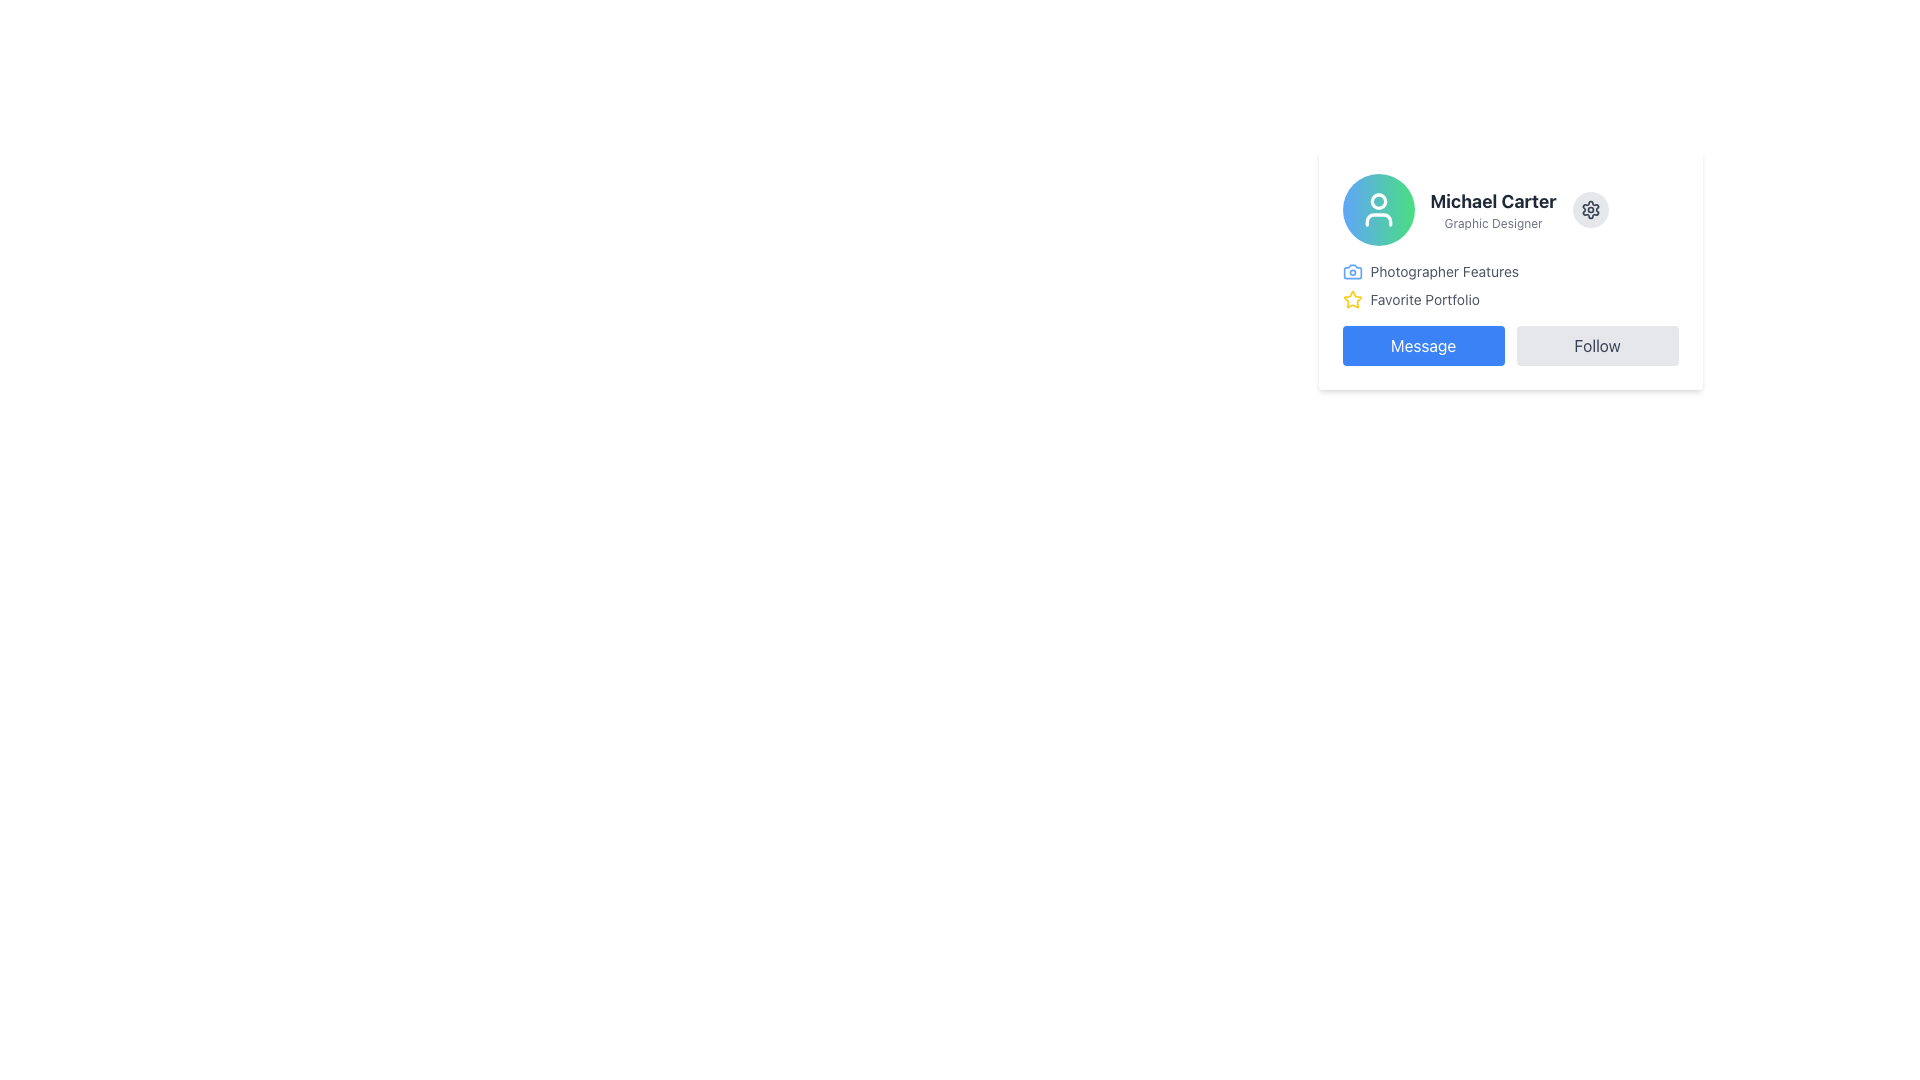 This screenshot has height=1080, width=1920. Describe the element at coordinates (1493, 209) in the screenshot. I see `the text block titled 'Michael Carter' which describes the individual as a 'Graphic Designer' for more details` at that location.